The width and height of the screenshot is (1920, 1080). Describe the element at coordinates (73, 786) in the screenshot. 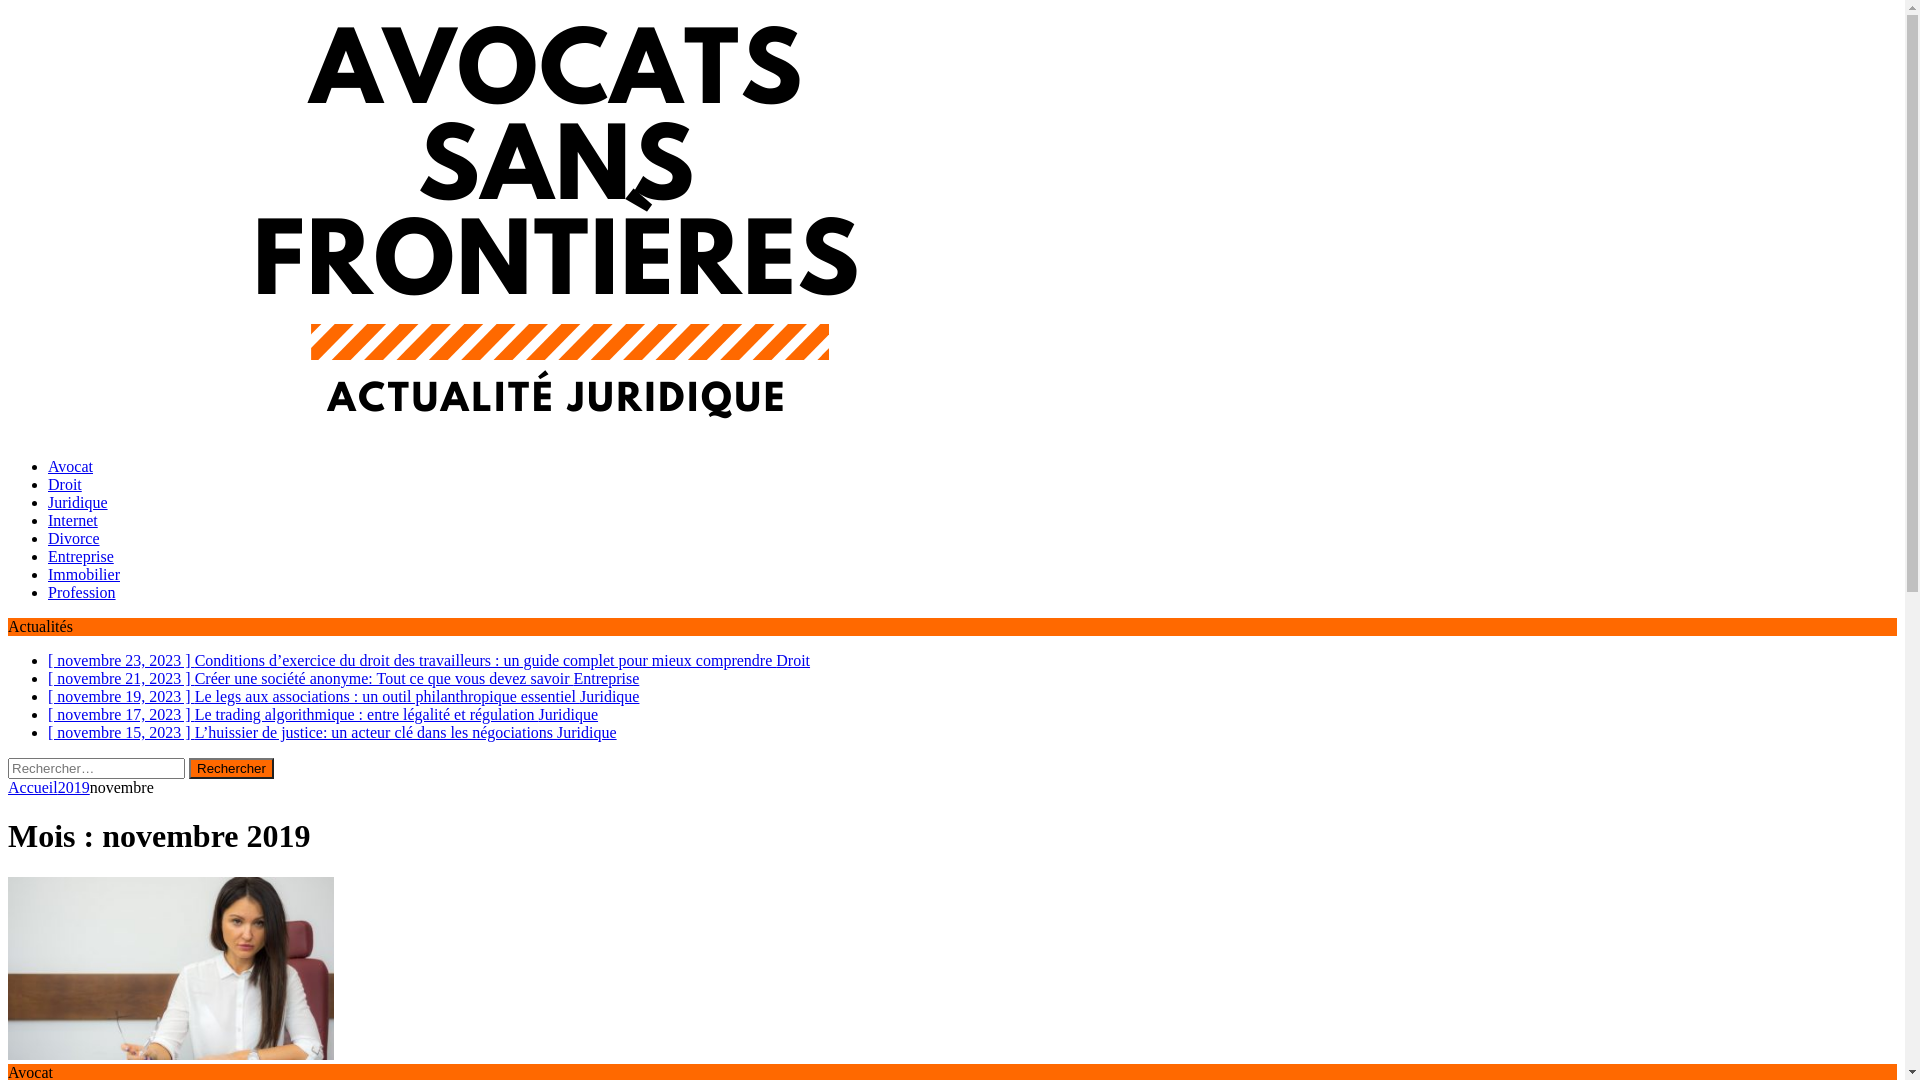

I see `'2019'` at that location.